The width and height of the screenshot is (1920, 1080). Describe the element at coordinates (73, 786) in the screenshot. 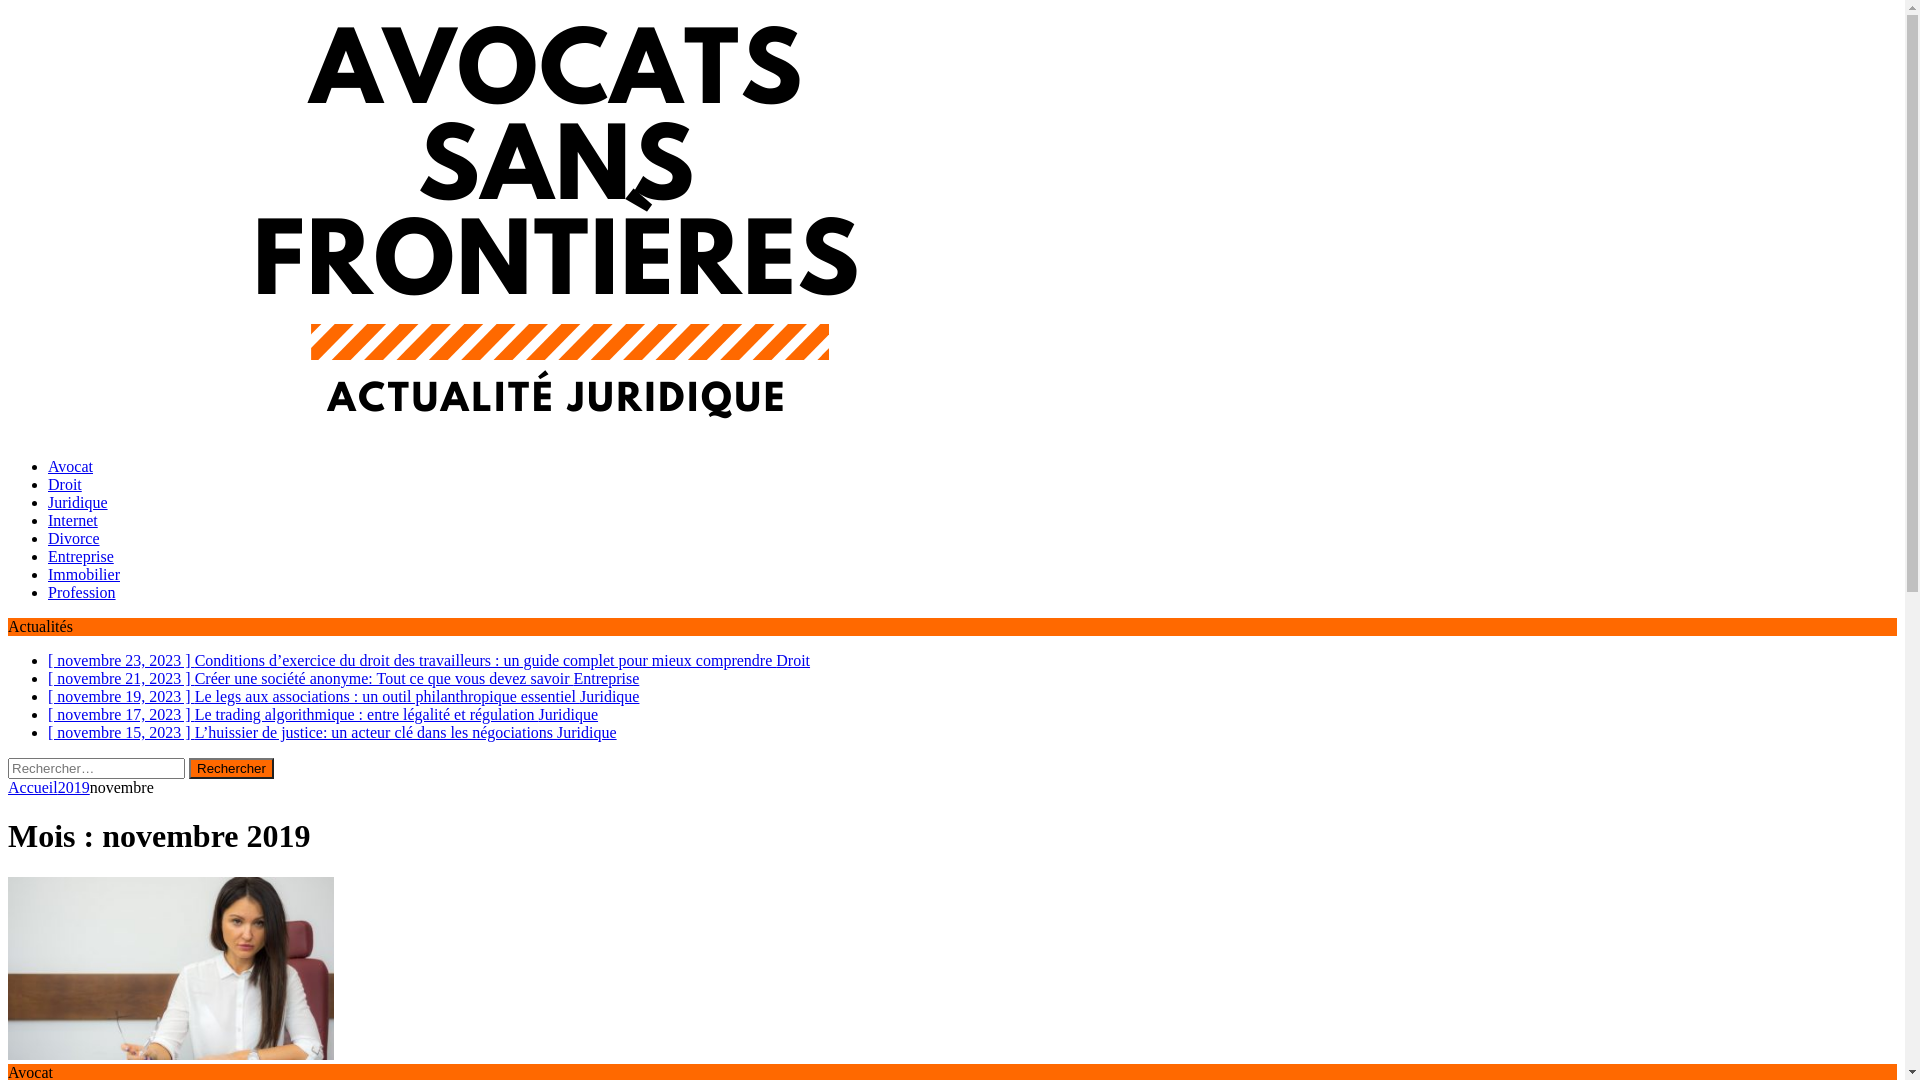

I see `'2019'` at that location.